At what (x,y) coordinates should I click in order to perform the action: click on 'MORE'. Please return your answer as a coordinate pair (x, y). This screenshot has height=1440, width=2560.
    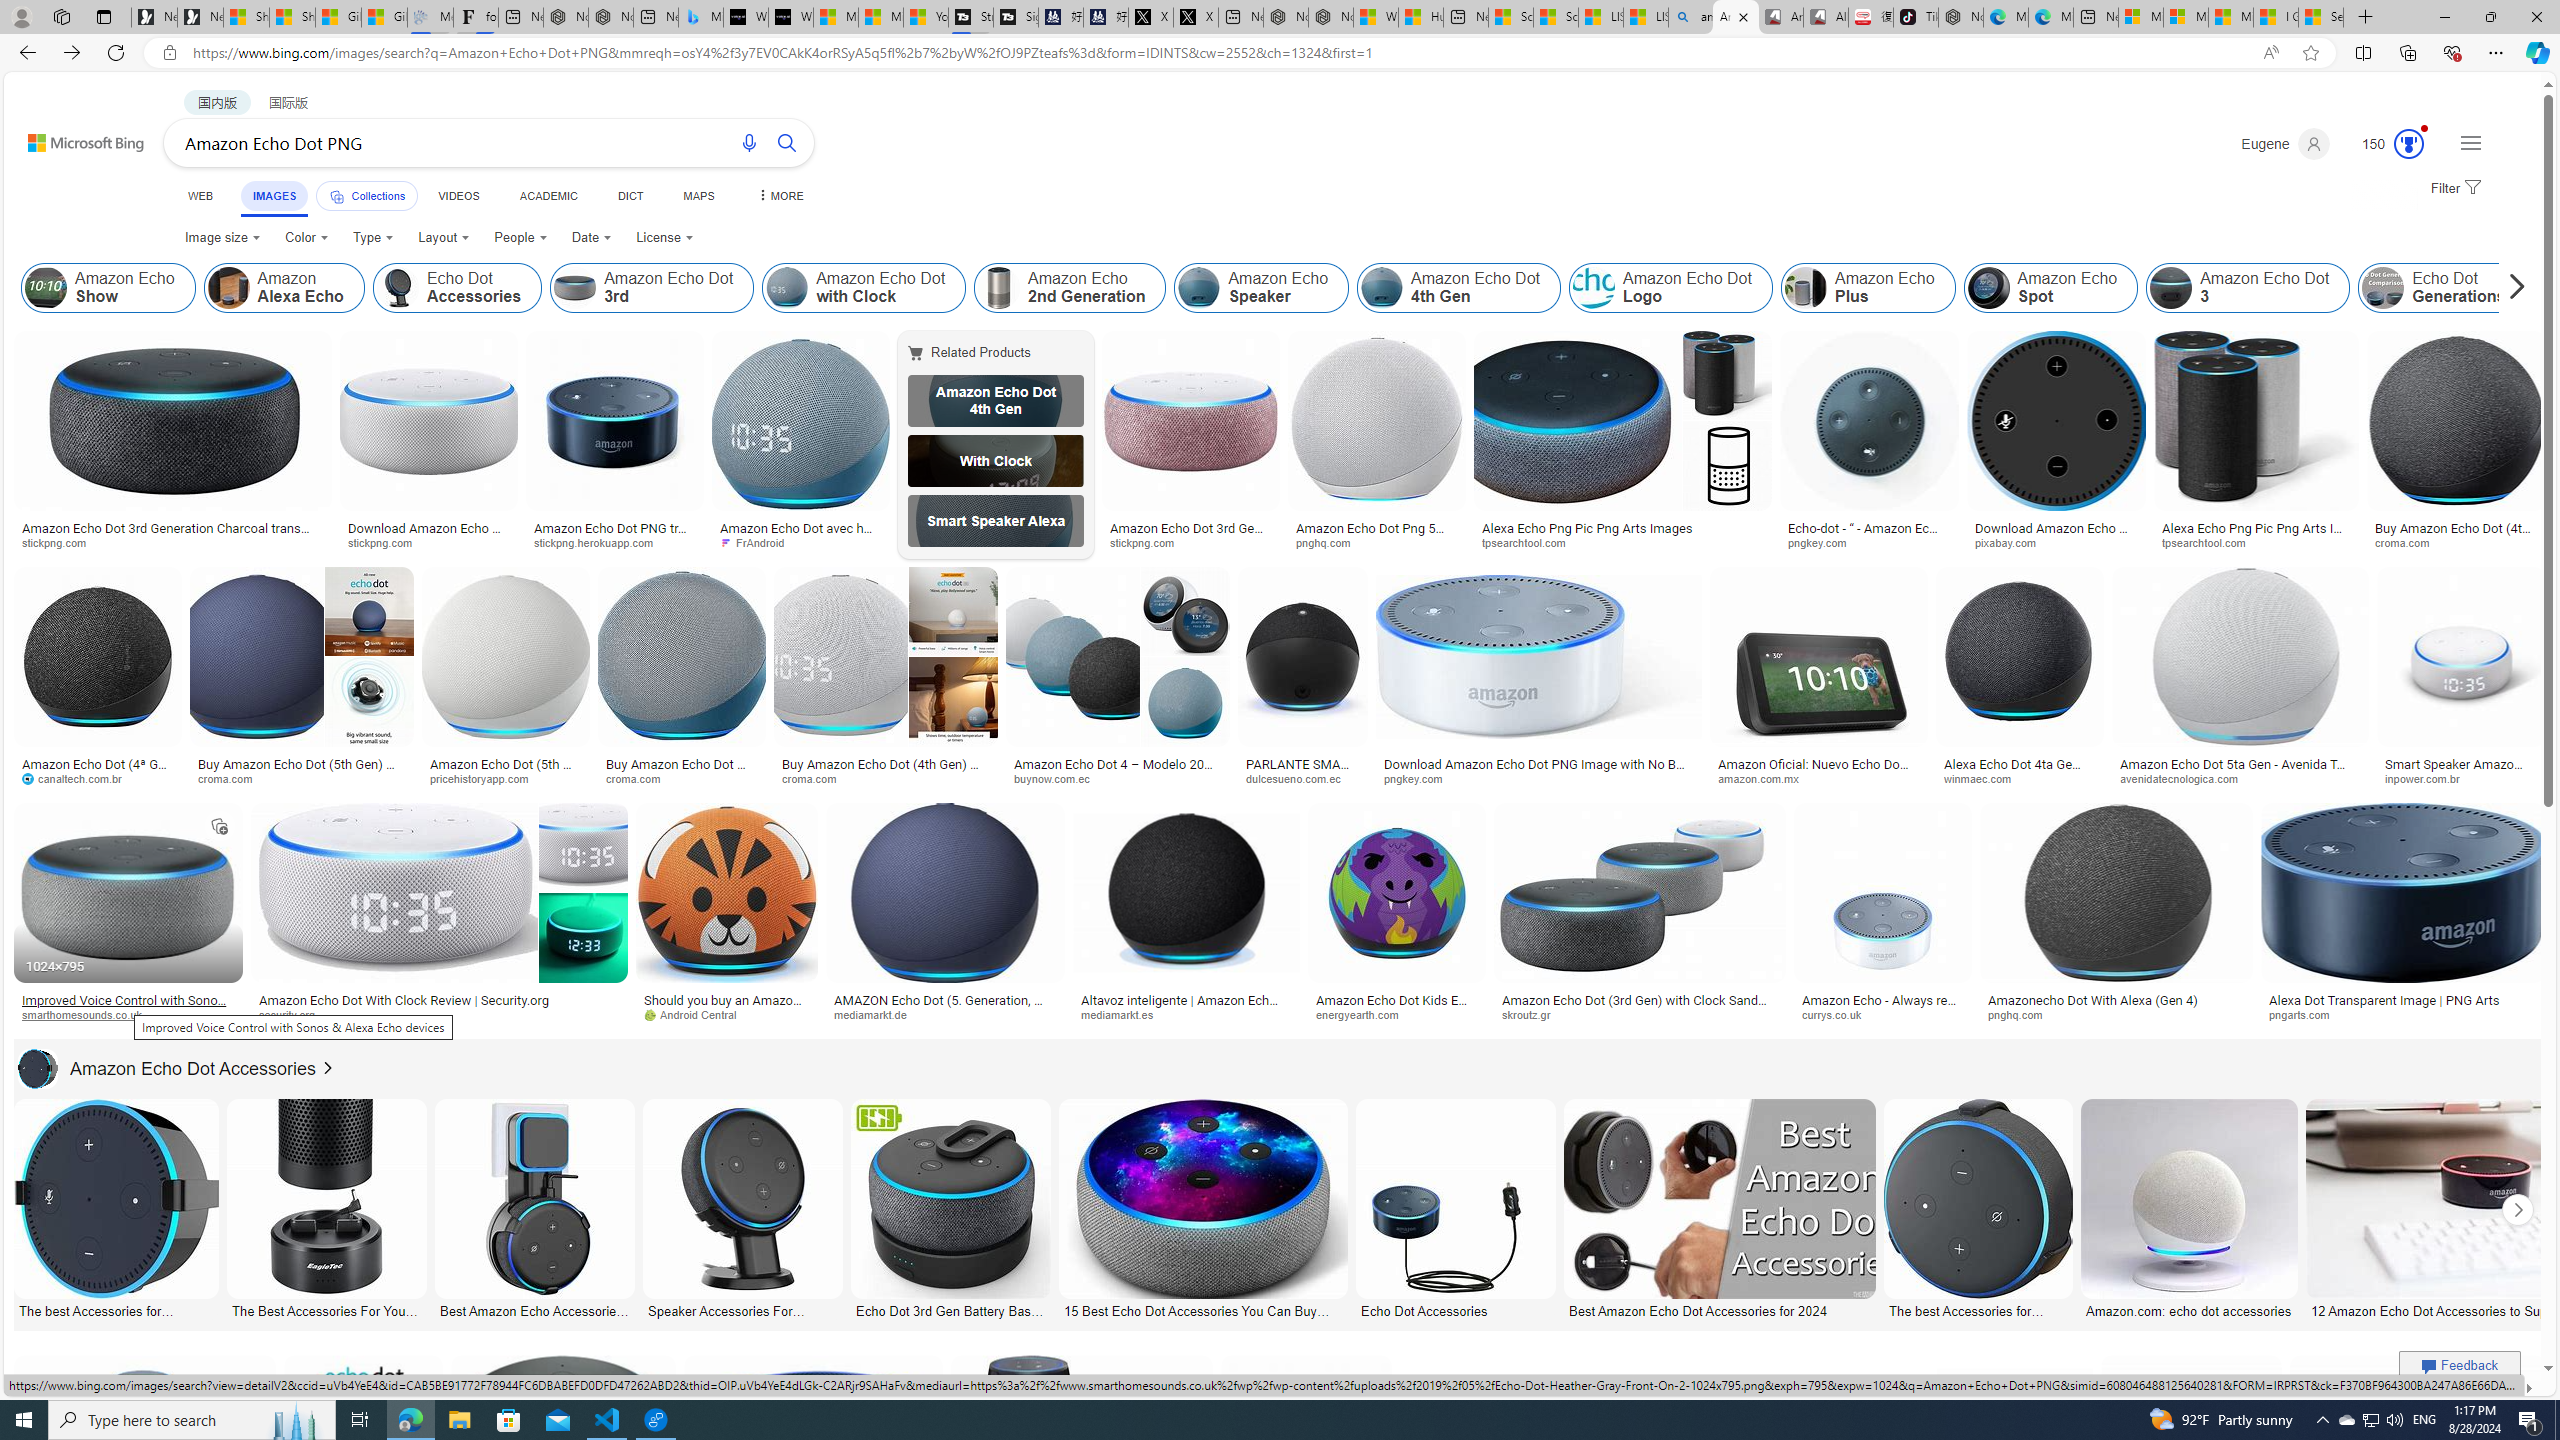
    Looking at the image, I should click on (778, 195).